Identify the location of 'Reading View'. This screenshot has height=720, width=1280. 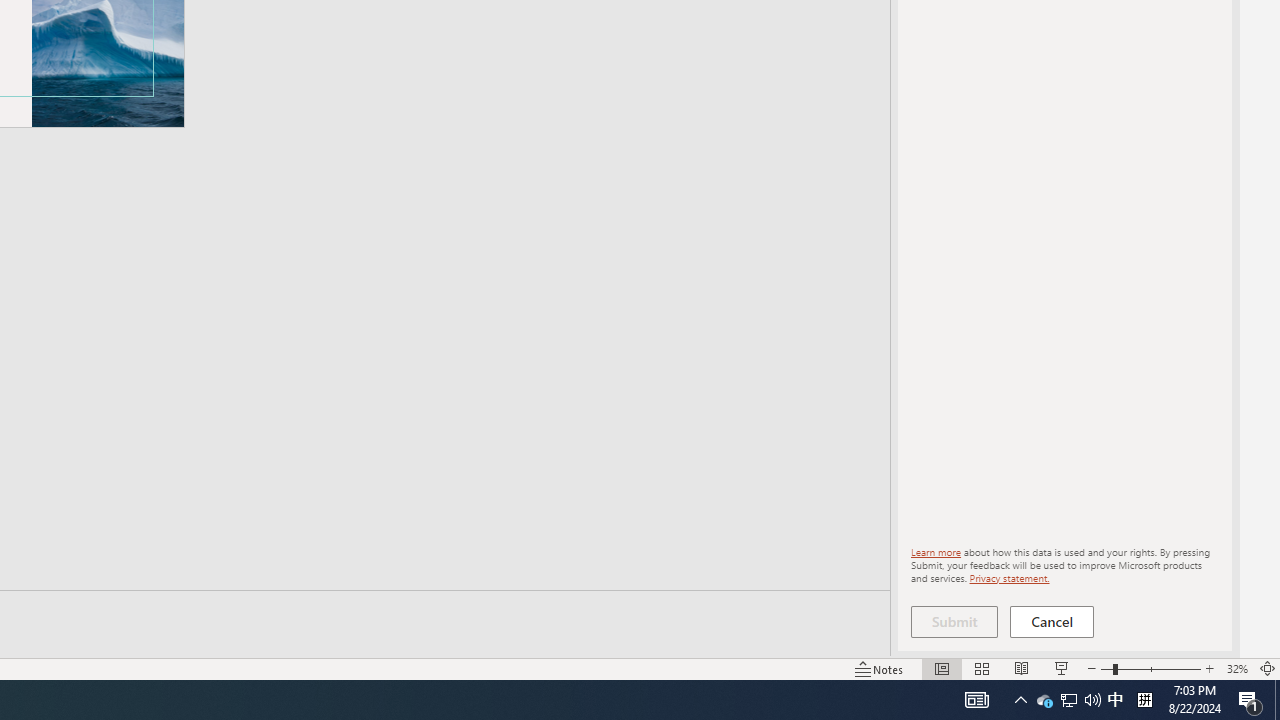
(1022, 669).